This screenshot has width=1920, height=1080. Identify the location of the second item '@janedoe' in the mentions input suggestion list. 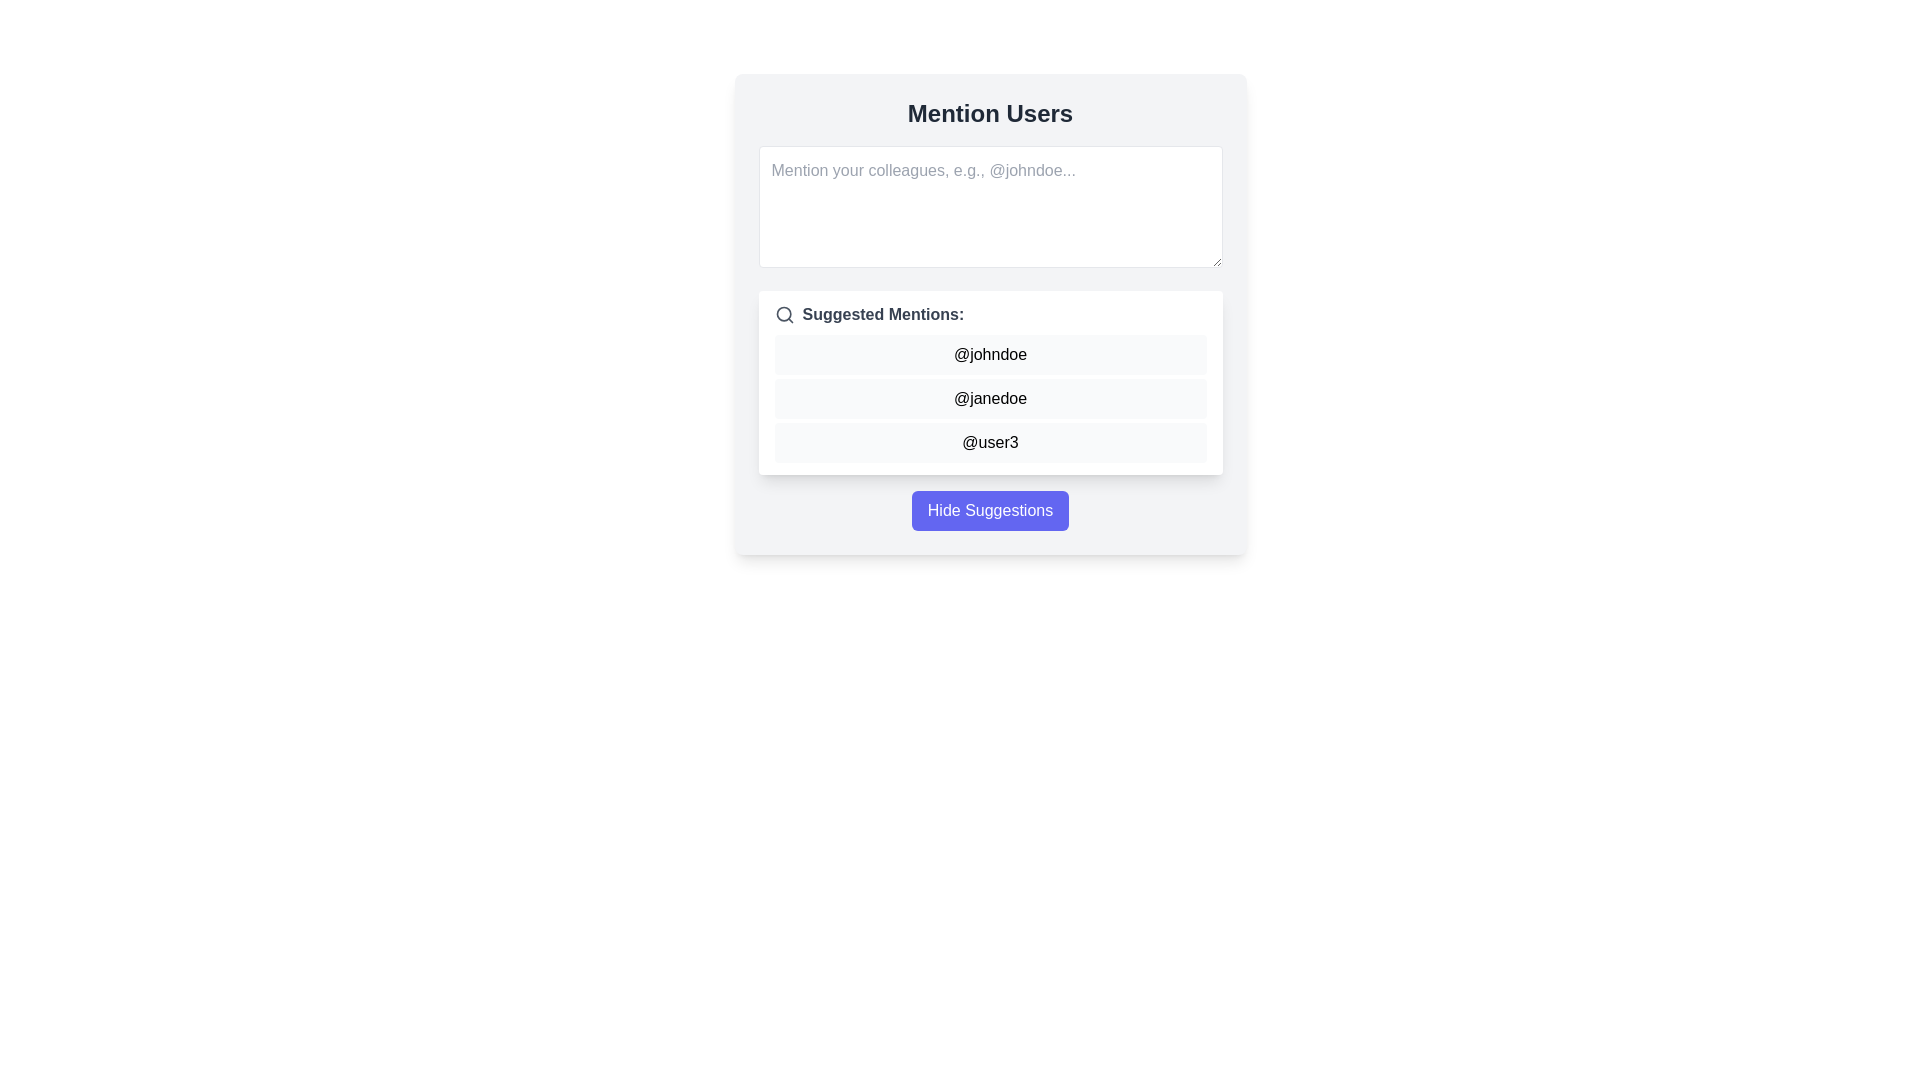
(990, 398).